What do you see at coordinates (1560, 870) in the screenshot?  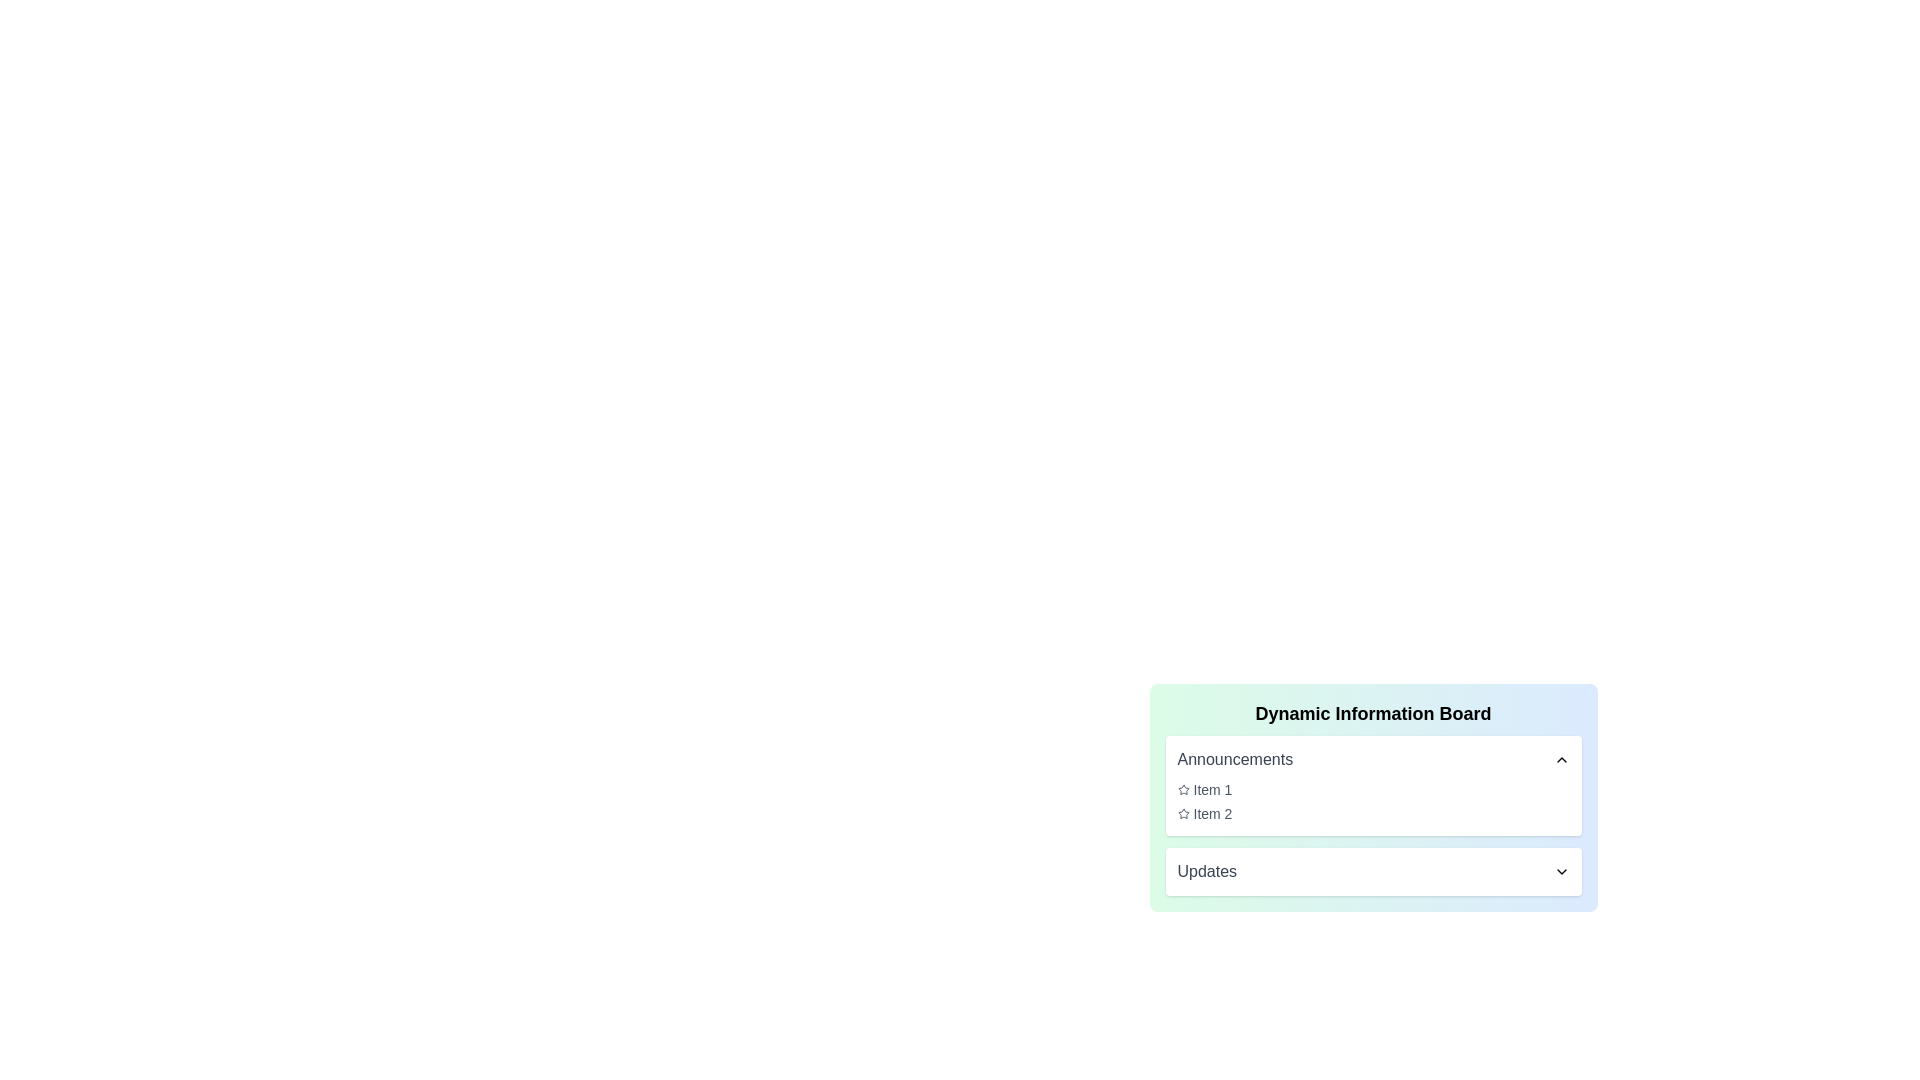 I see `the chevron-down icon to perform its associated action` at bounding box center [1560, 870].